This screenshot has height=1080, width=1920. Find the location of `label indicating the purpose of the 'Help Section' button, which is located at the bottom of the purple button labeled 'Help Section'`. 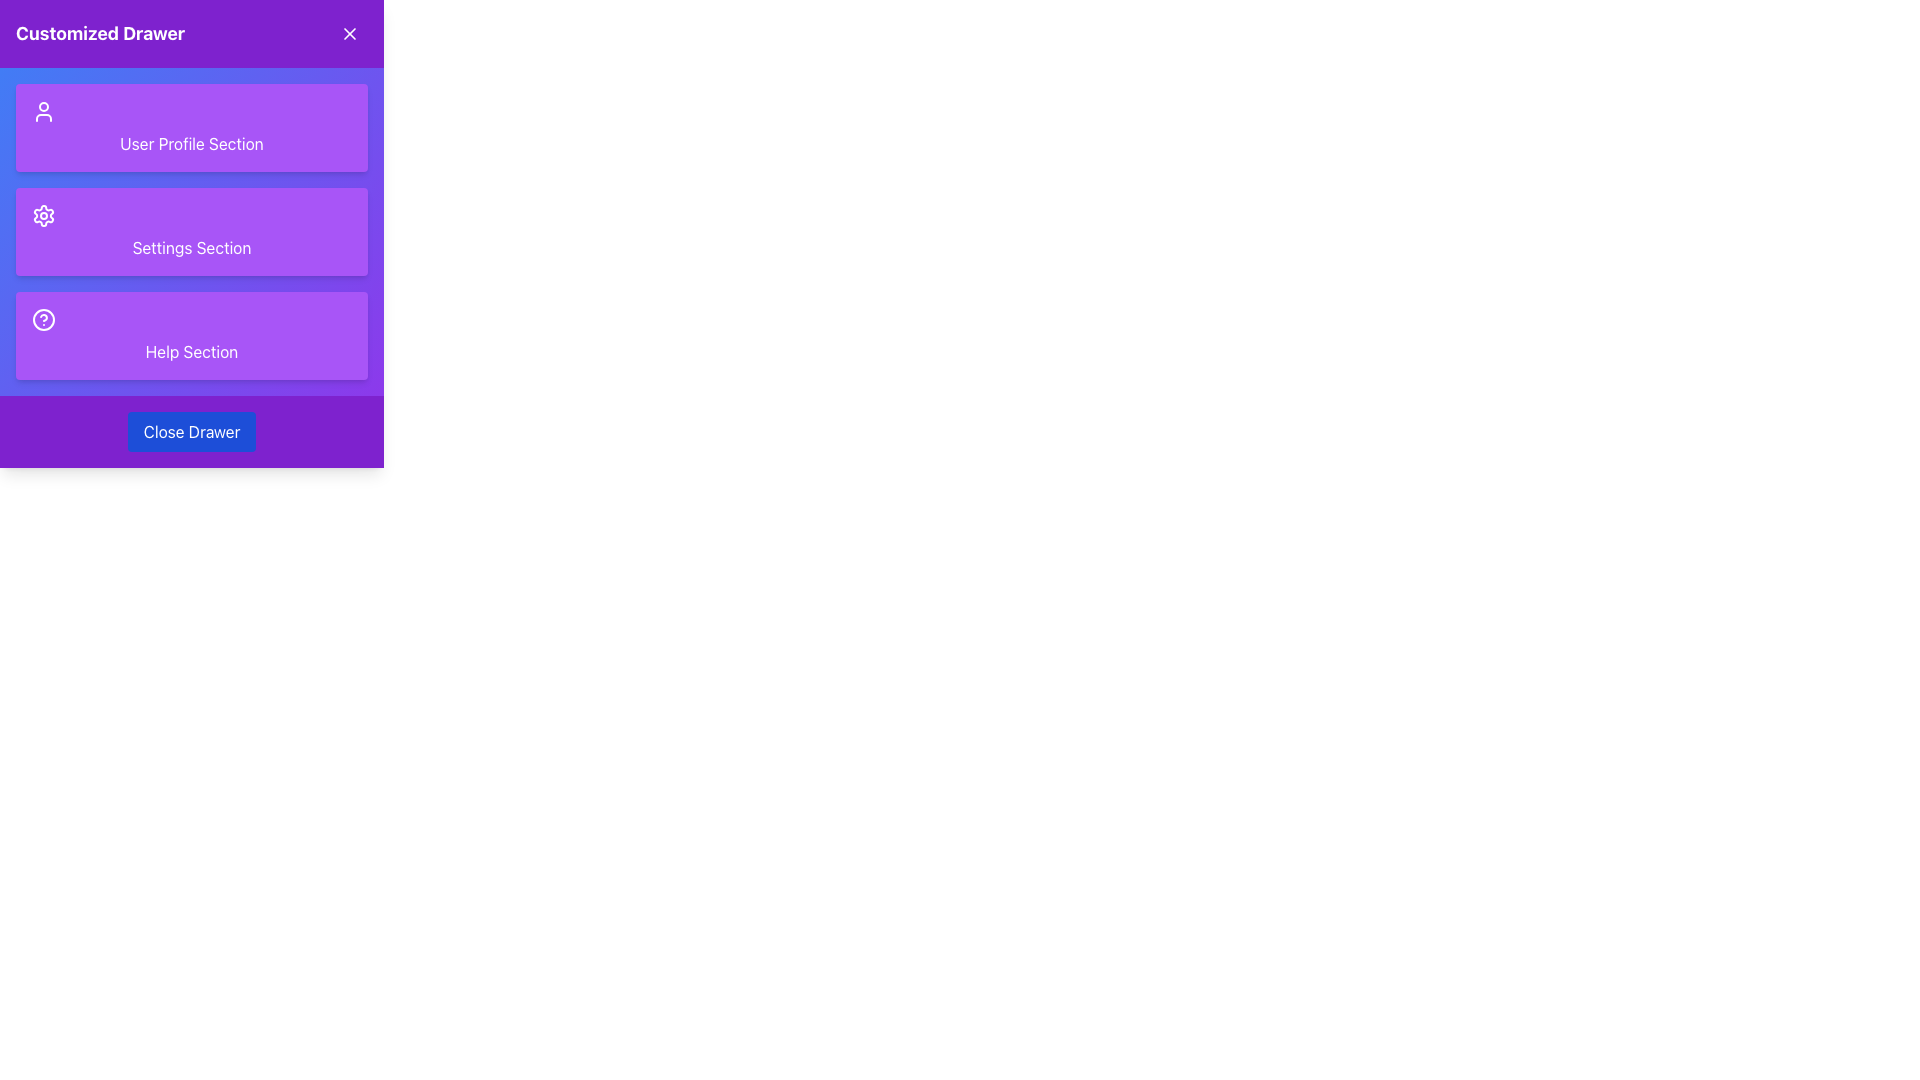

label indicating the purpose of the 'Help Section' button, which is located at the bottom of the purple button labeled 'Help Section' is located at coordinates (192, 350).